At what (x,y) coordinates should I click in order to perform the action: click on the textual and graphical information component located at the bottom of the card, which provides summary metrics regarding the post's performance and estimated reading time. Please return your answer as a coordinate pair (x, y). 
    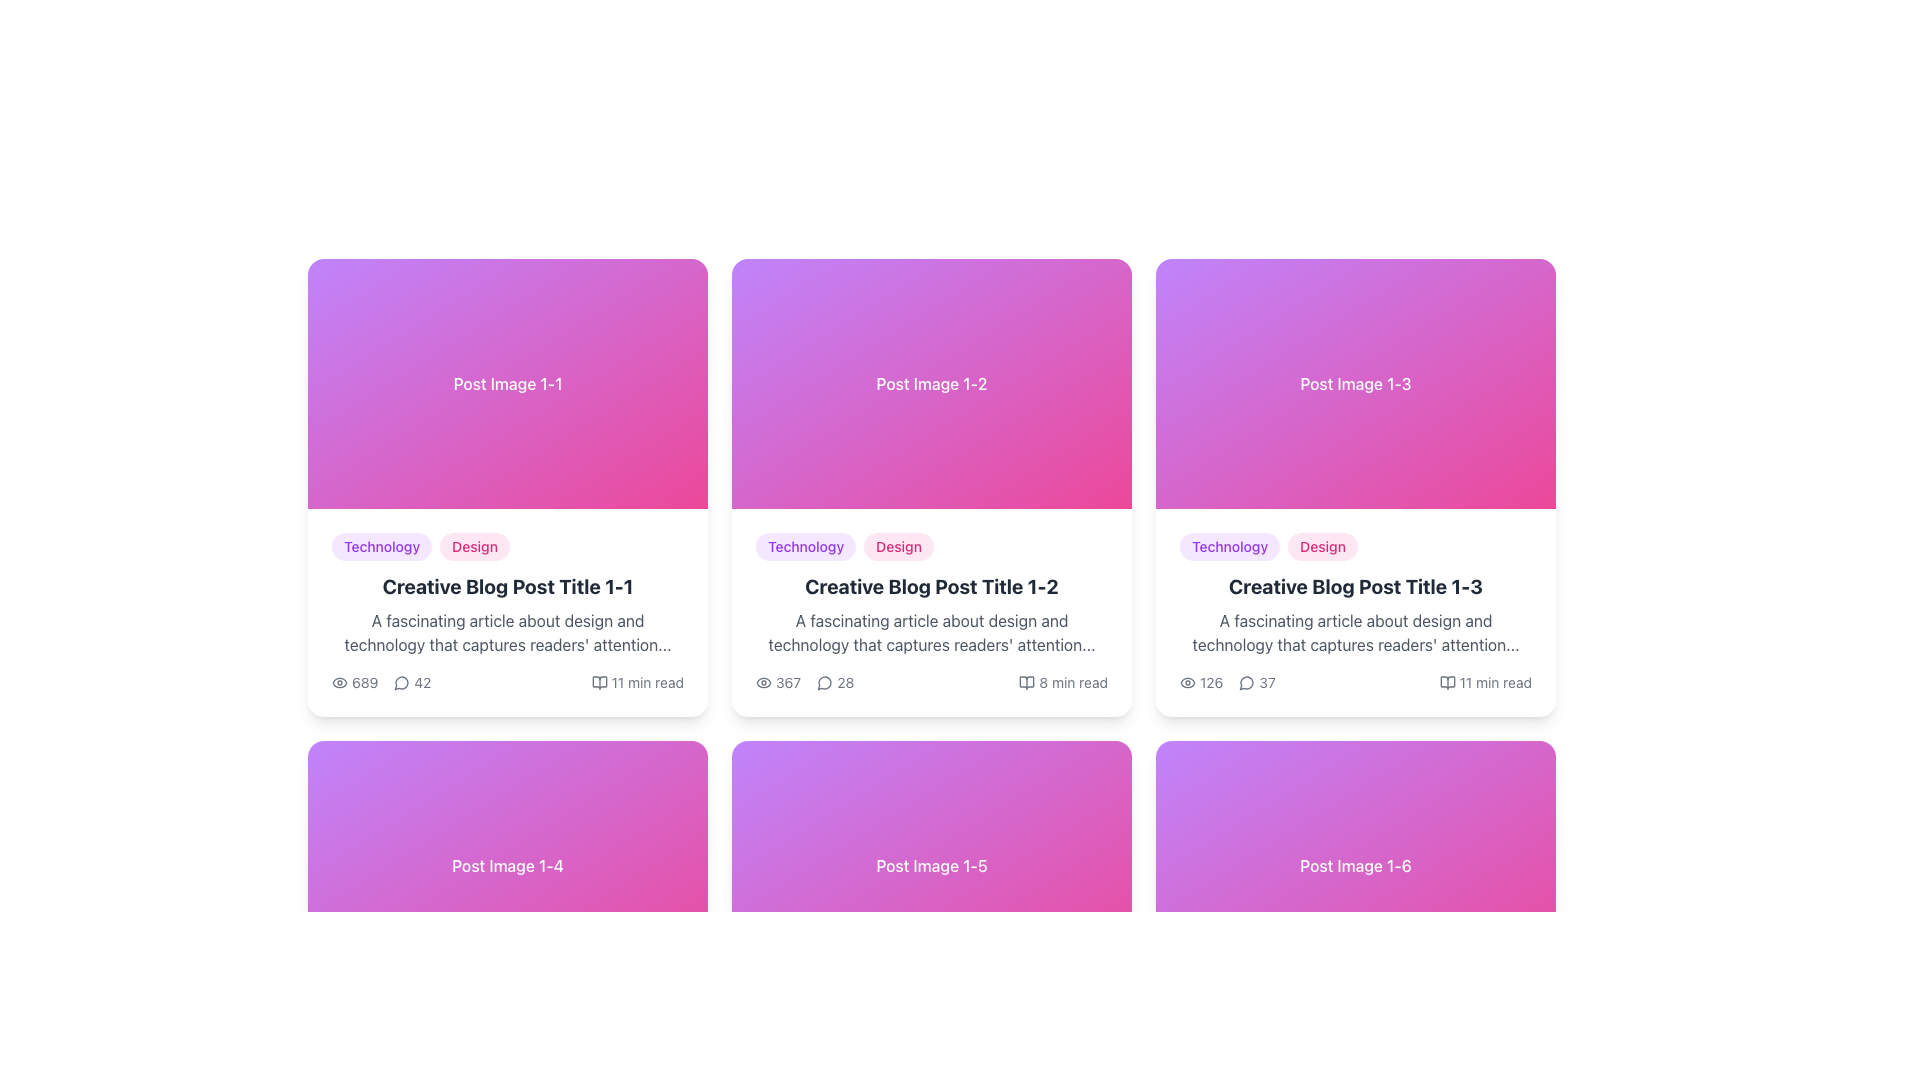
    Looking at the image, I should click on (508, 681).